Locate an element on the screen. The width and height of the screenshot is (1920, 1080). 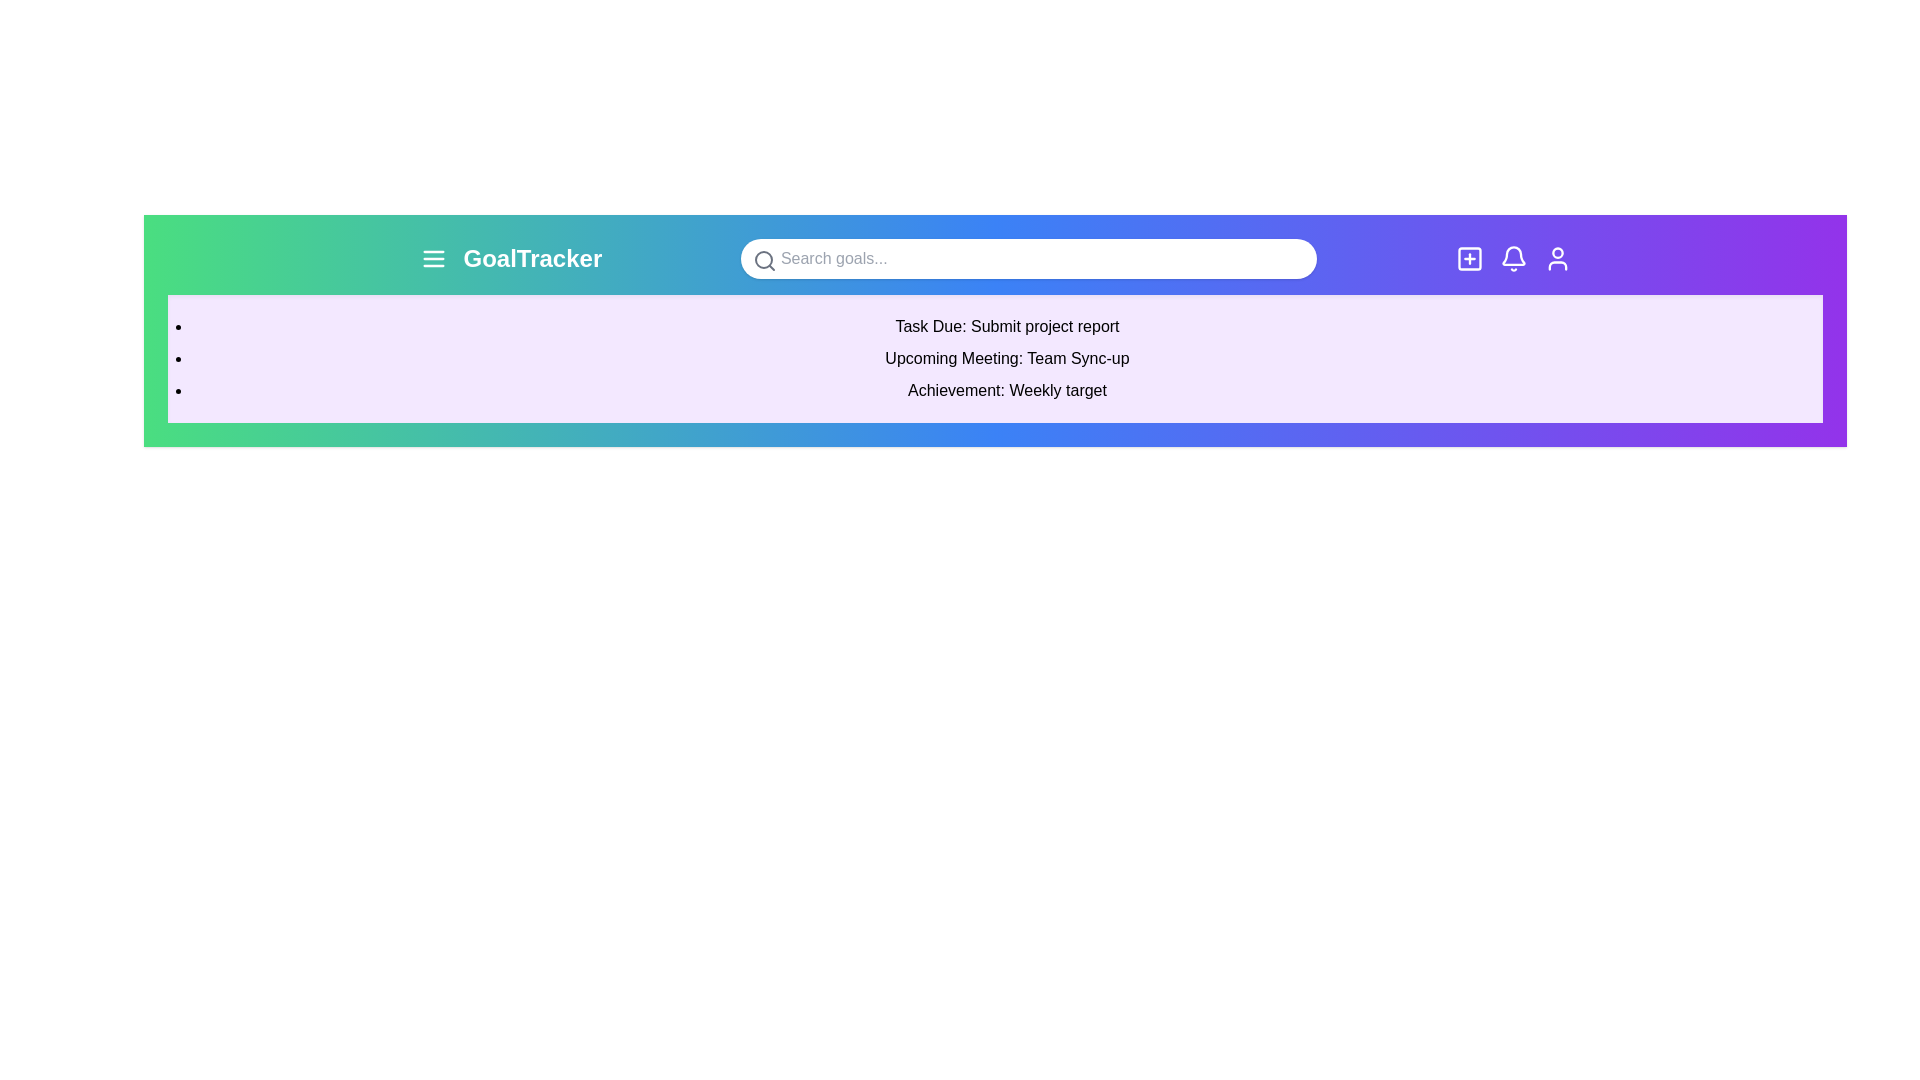
the 'Add' icon to create a new goal is located at coordinates (1469, 257).